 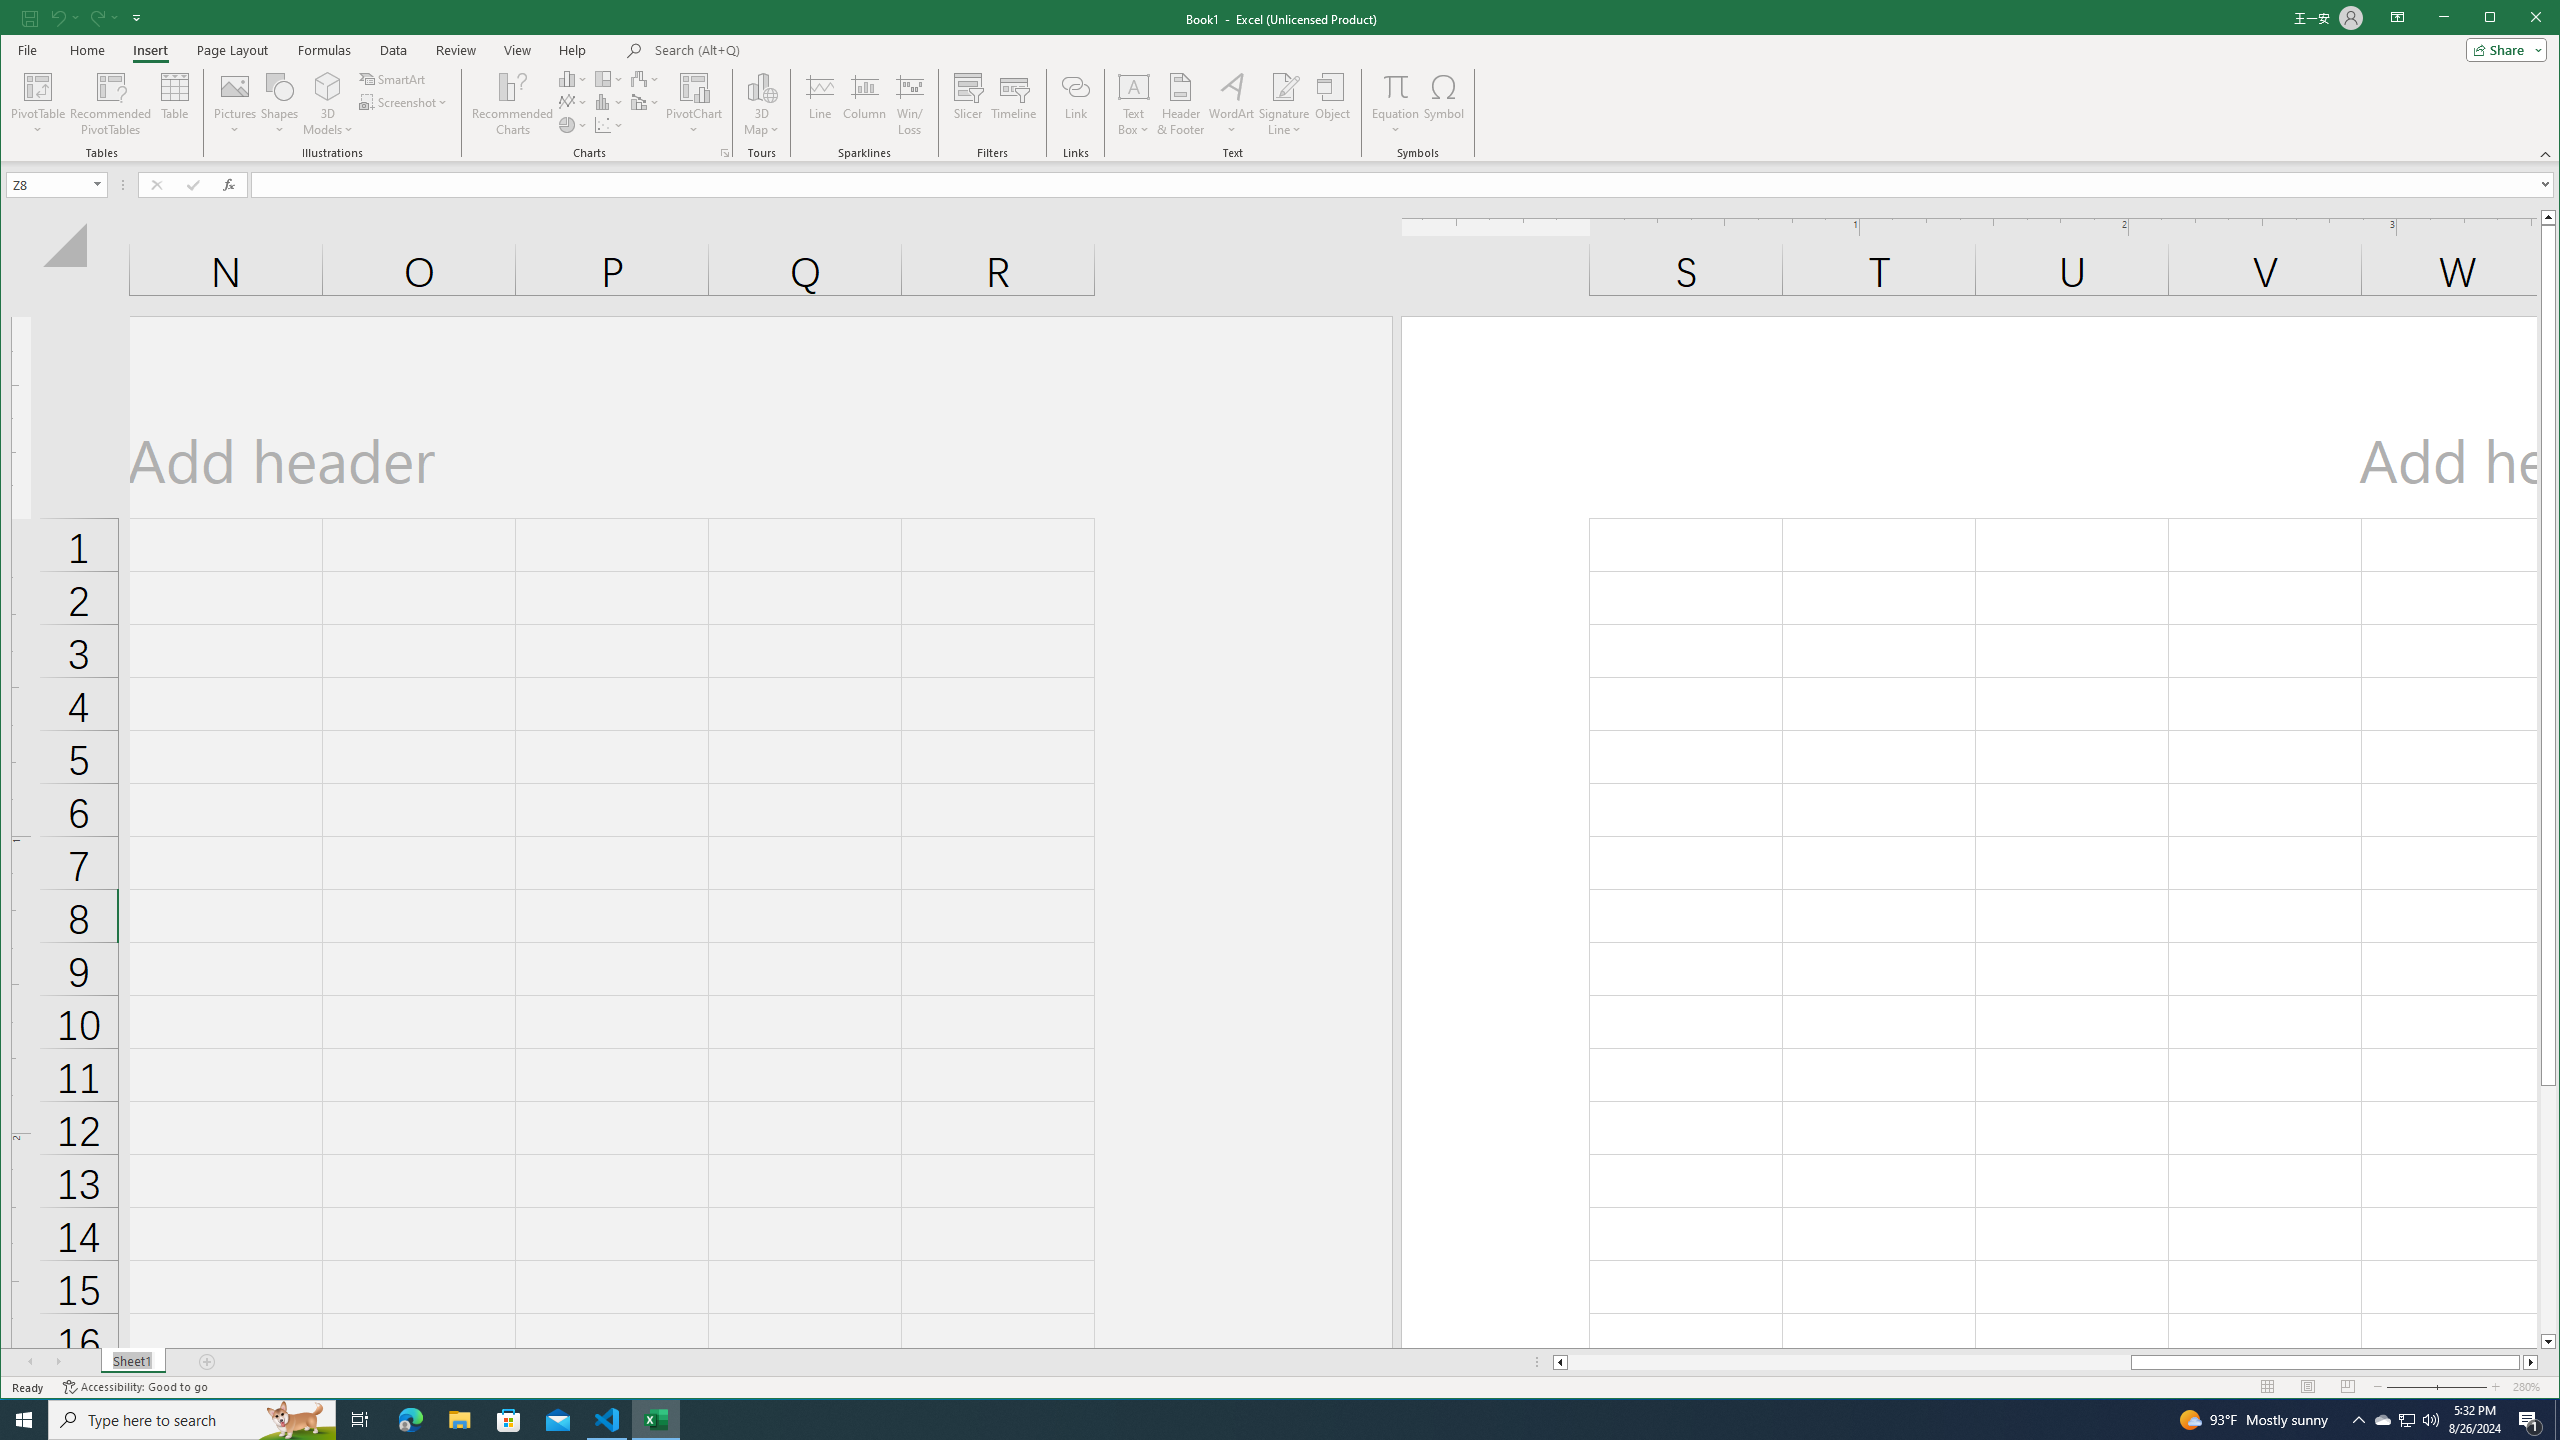 What do you see at coordinates (2267, 1386) in the screenshot?
I see `'Normal'` at bounding box center [2267, 1386].